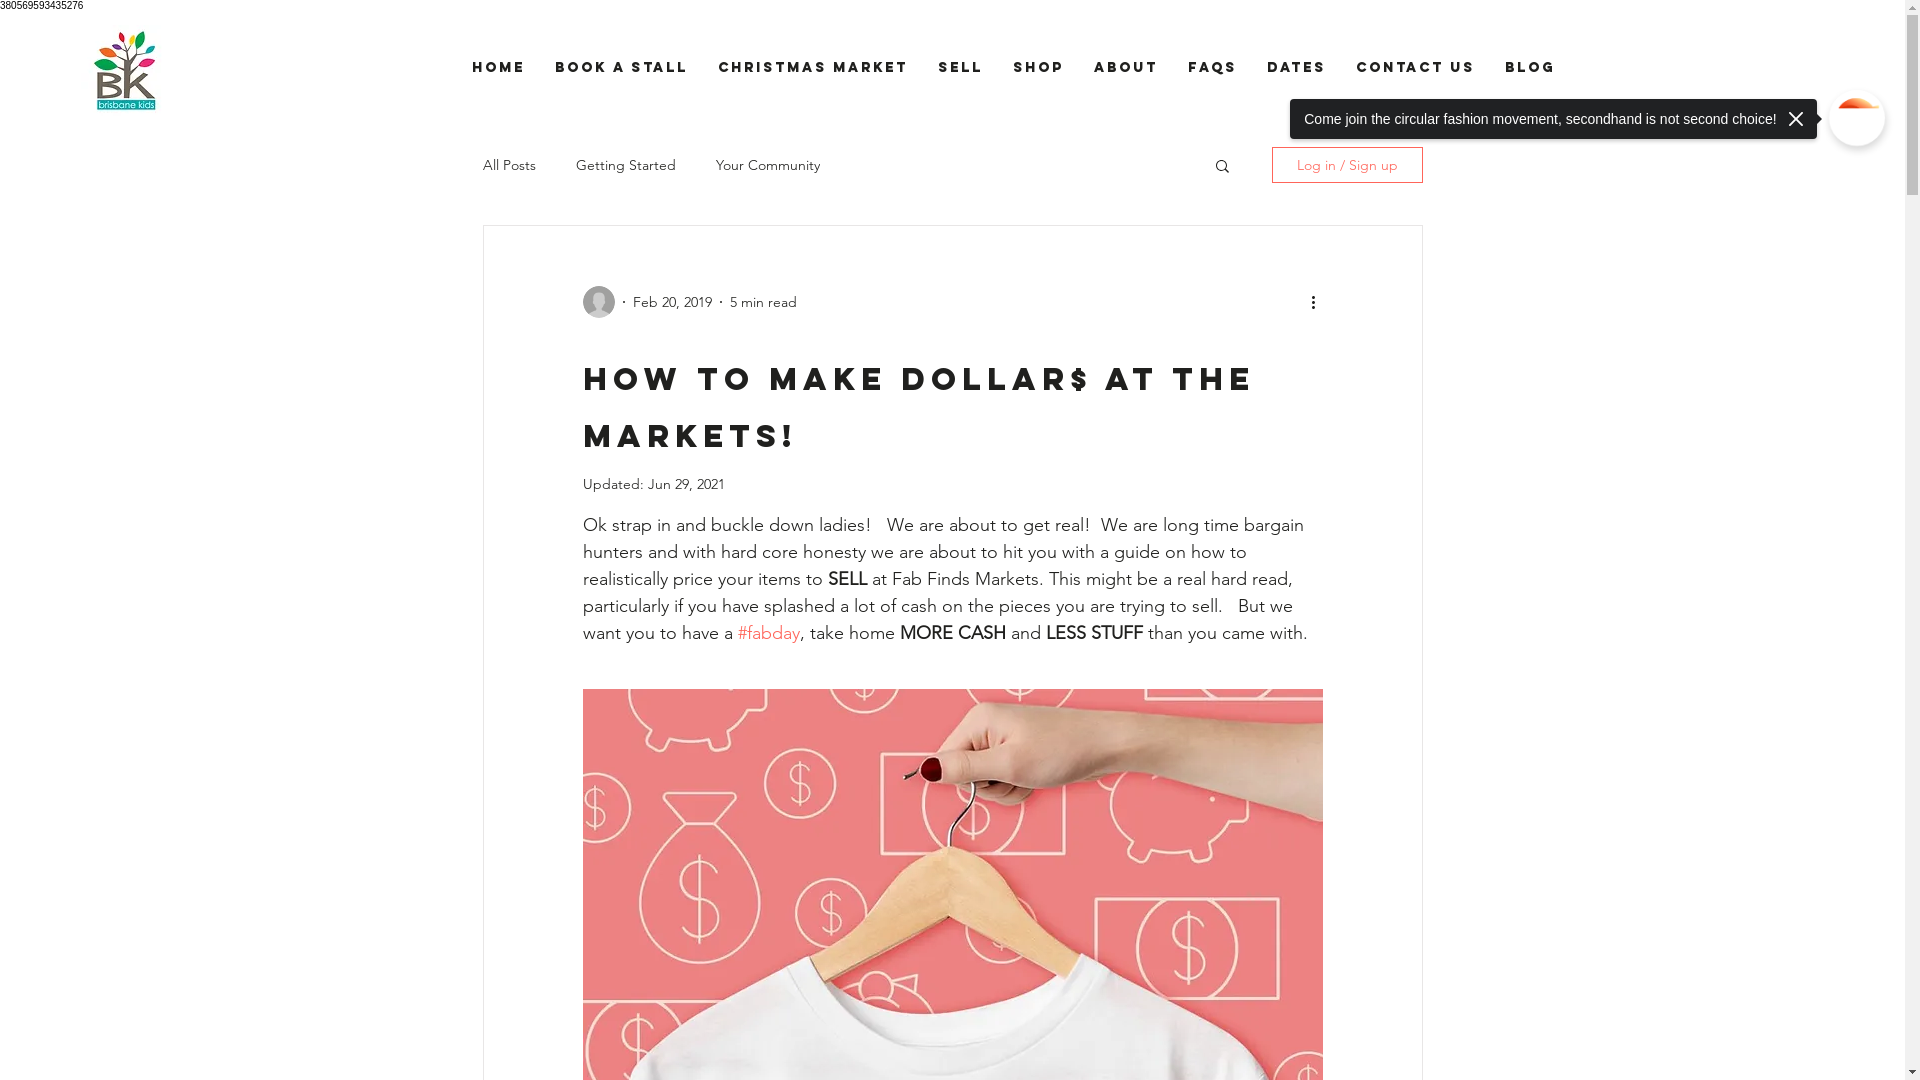  I want to click on 'Your Community', so click(767, 164).